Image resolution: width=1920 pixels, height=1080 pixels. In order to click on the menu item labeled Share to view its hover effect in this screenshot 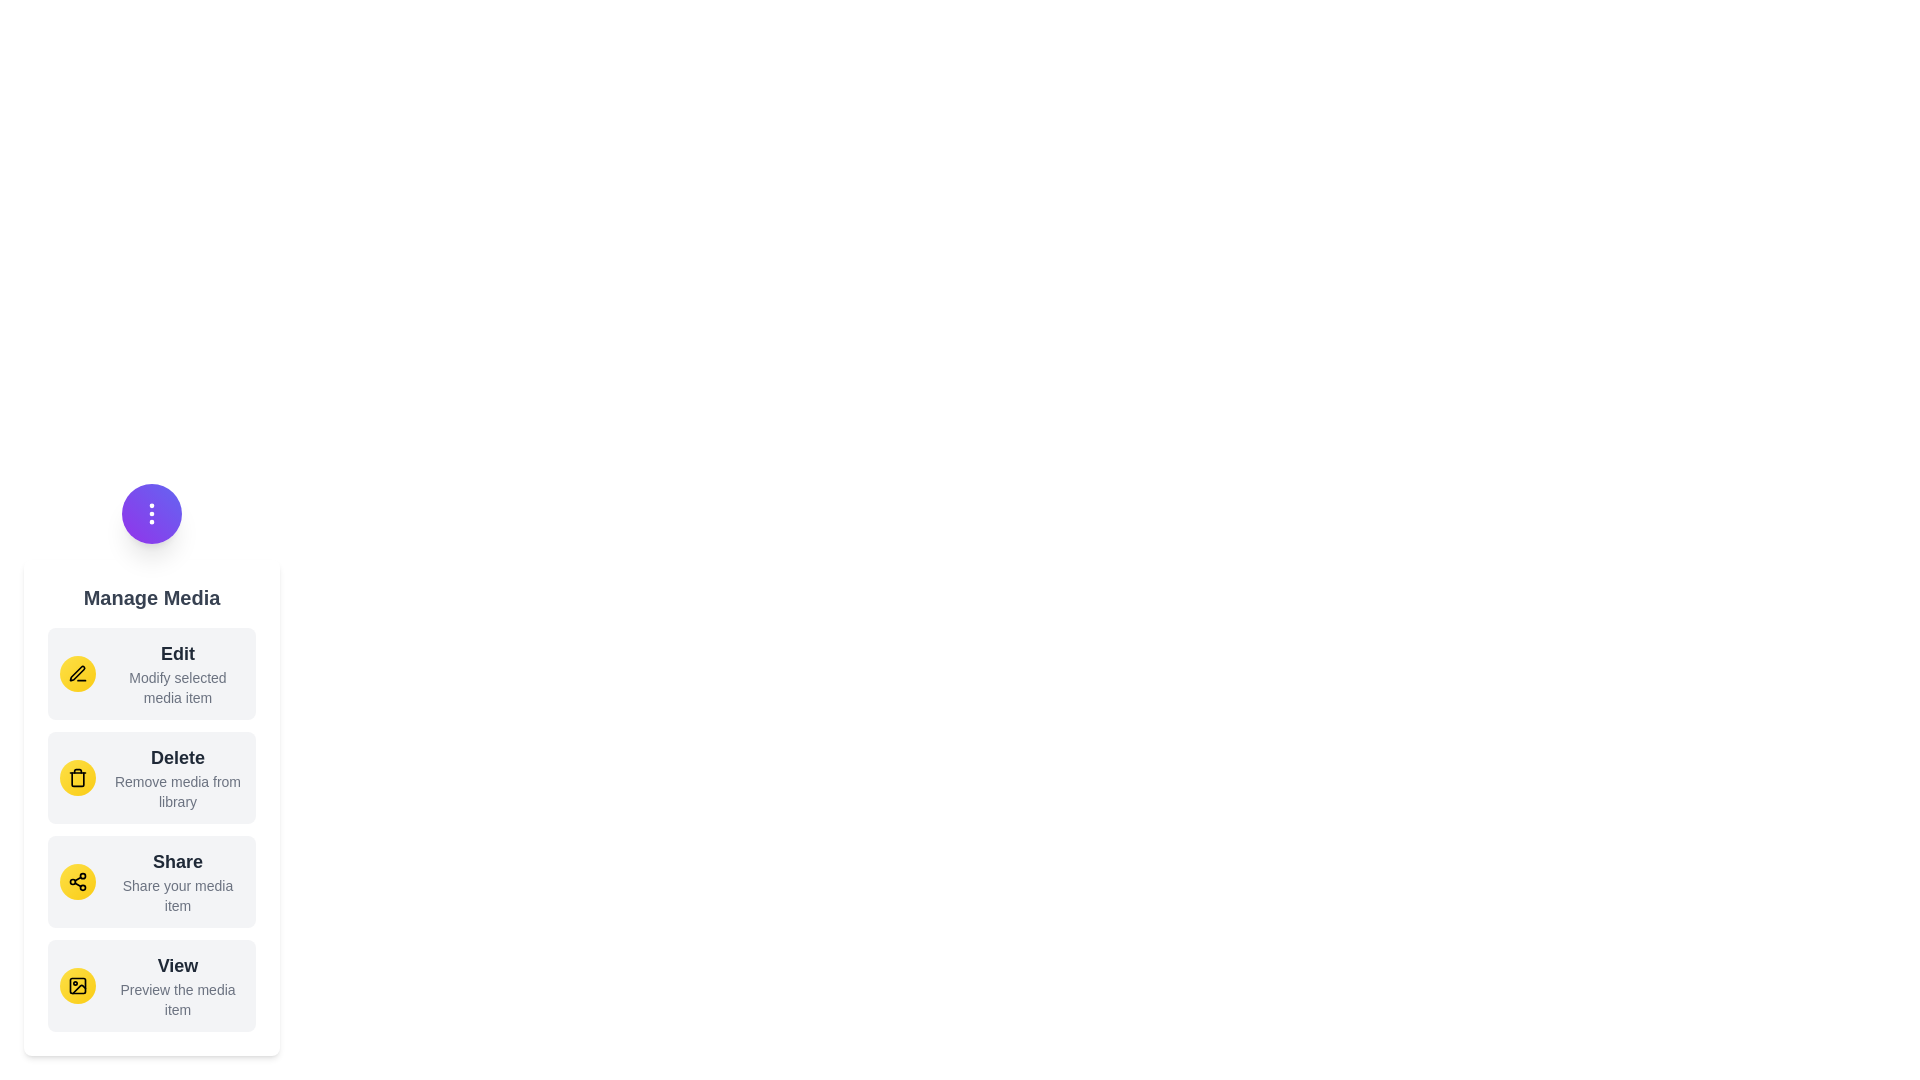, I will do `click(151, 881)`.